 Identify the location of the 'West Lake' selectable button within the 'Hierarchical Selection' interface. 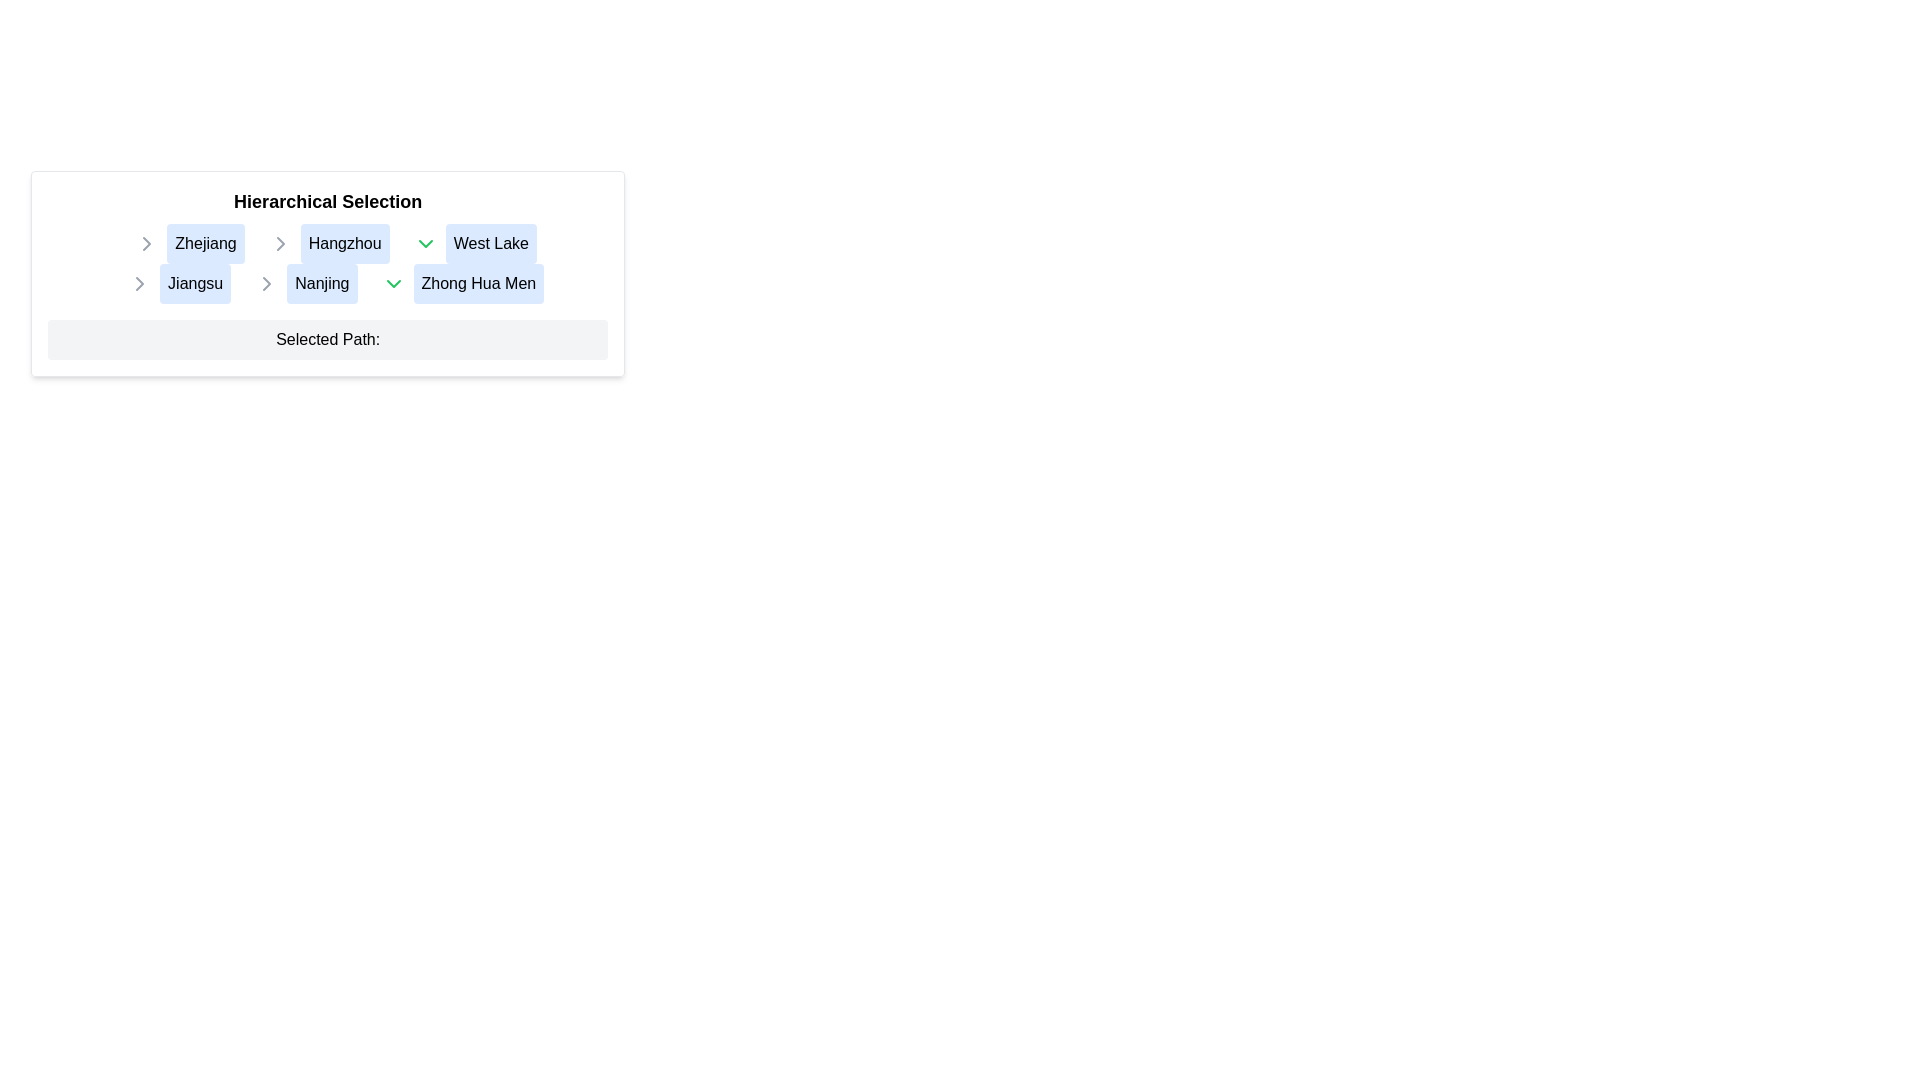
(474, 242).